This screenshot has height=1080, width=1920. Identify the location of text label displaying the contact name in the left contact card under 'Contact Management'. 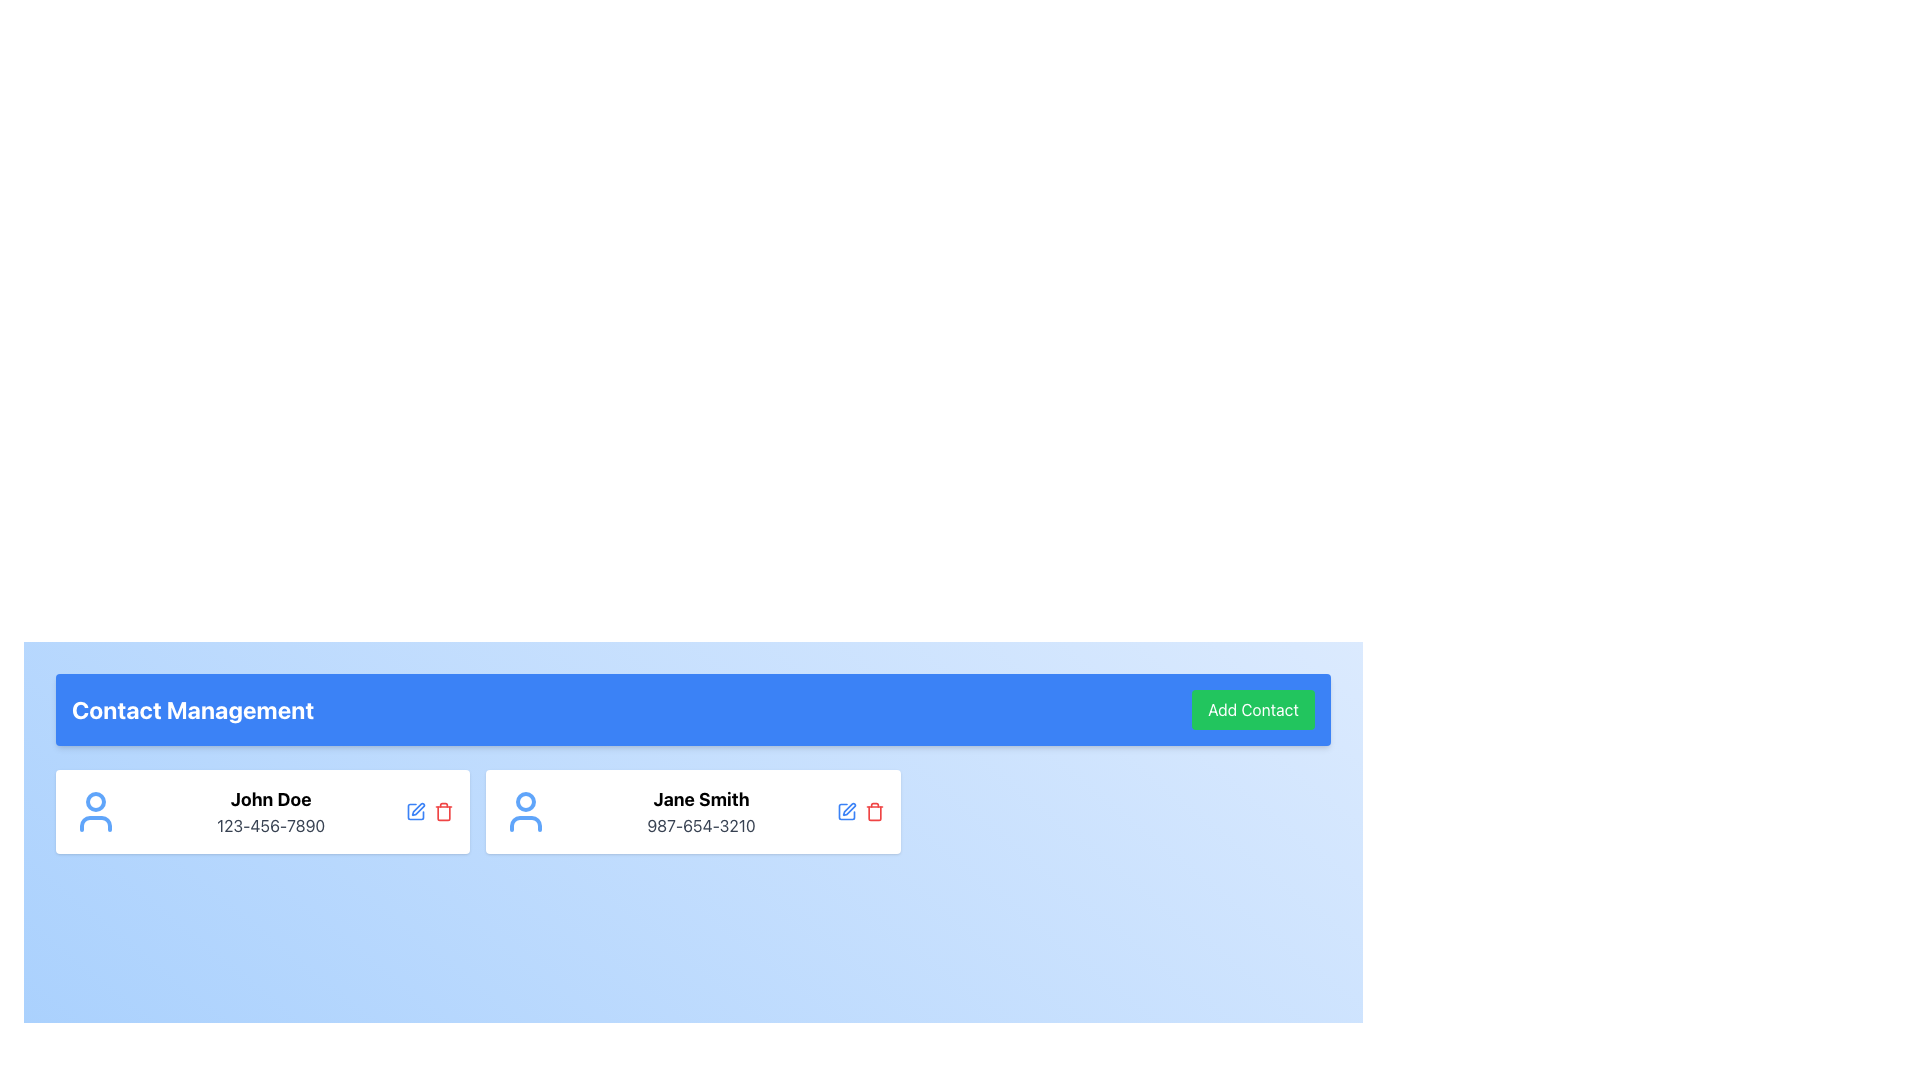
(270, 798).